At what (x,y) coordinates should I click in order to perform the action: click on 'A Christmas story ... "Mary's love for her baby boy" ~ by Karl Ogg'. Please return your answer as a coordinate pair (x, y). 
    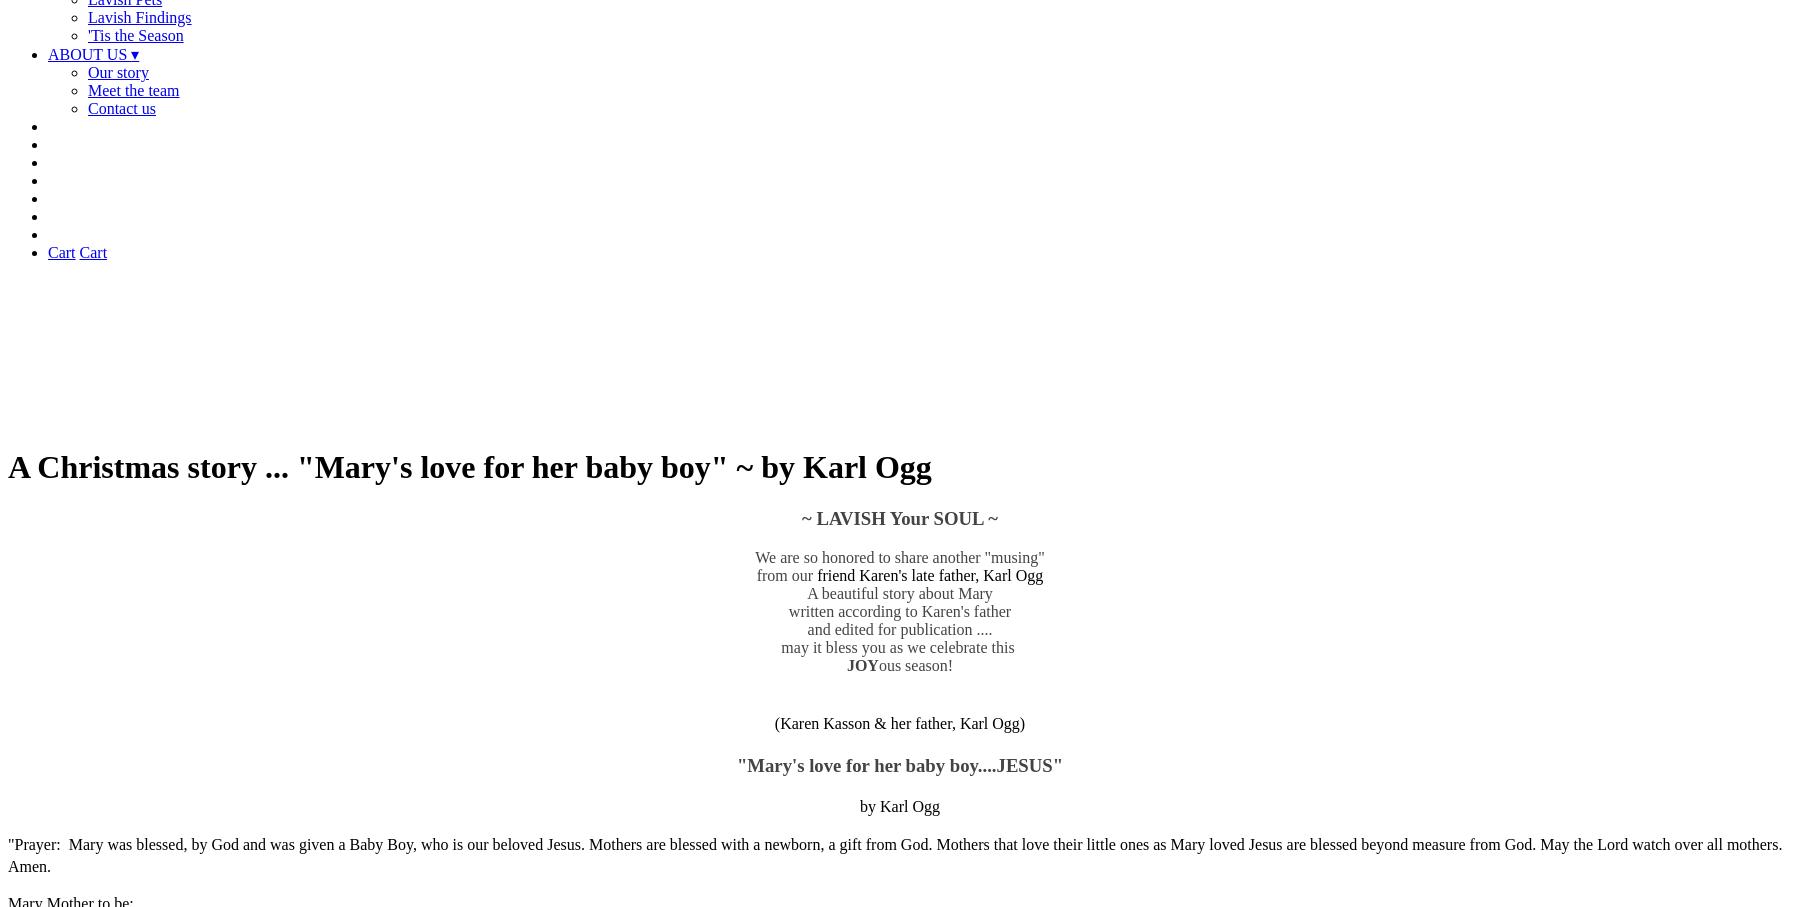
    Looking at the image, I should click on (468, 467).